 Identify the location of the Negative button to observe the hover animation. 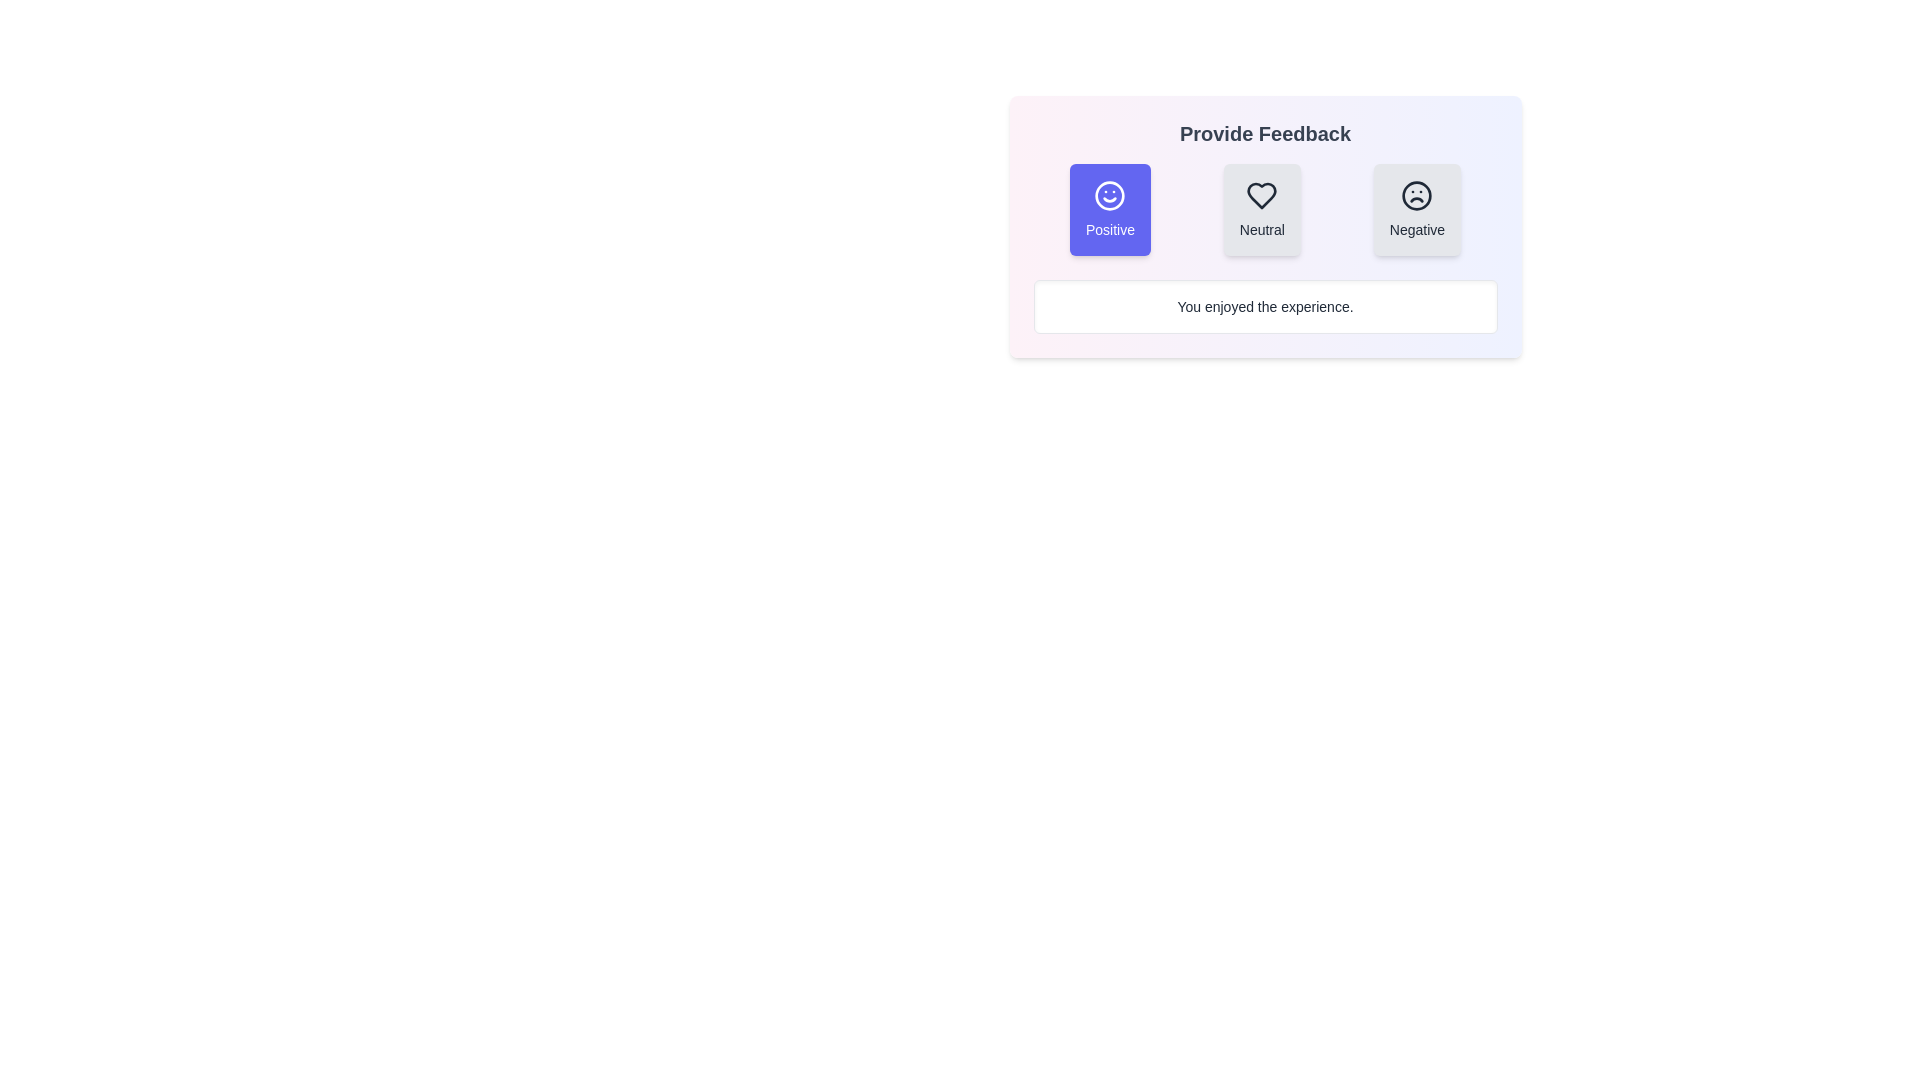
(1416, 209).